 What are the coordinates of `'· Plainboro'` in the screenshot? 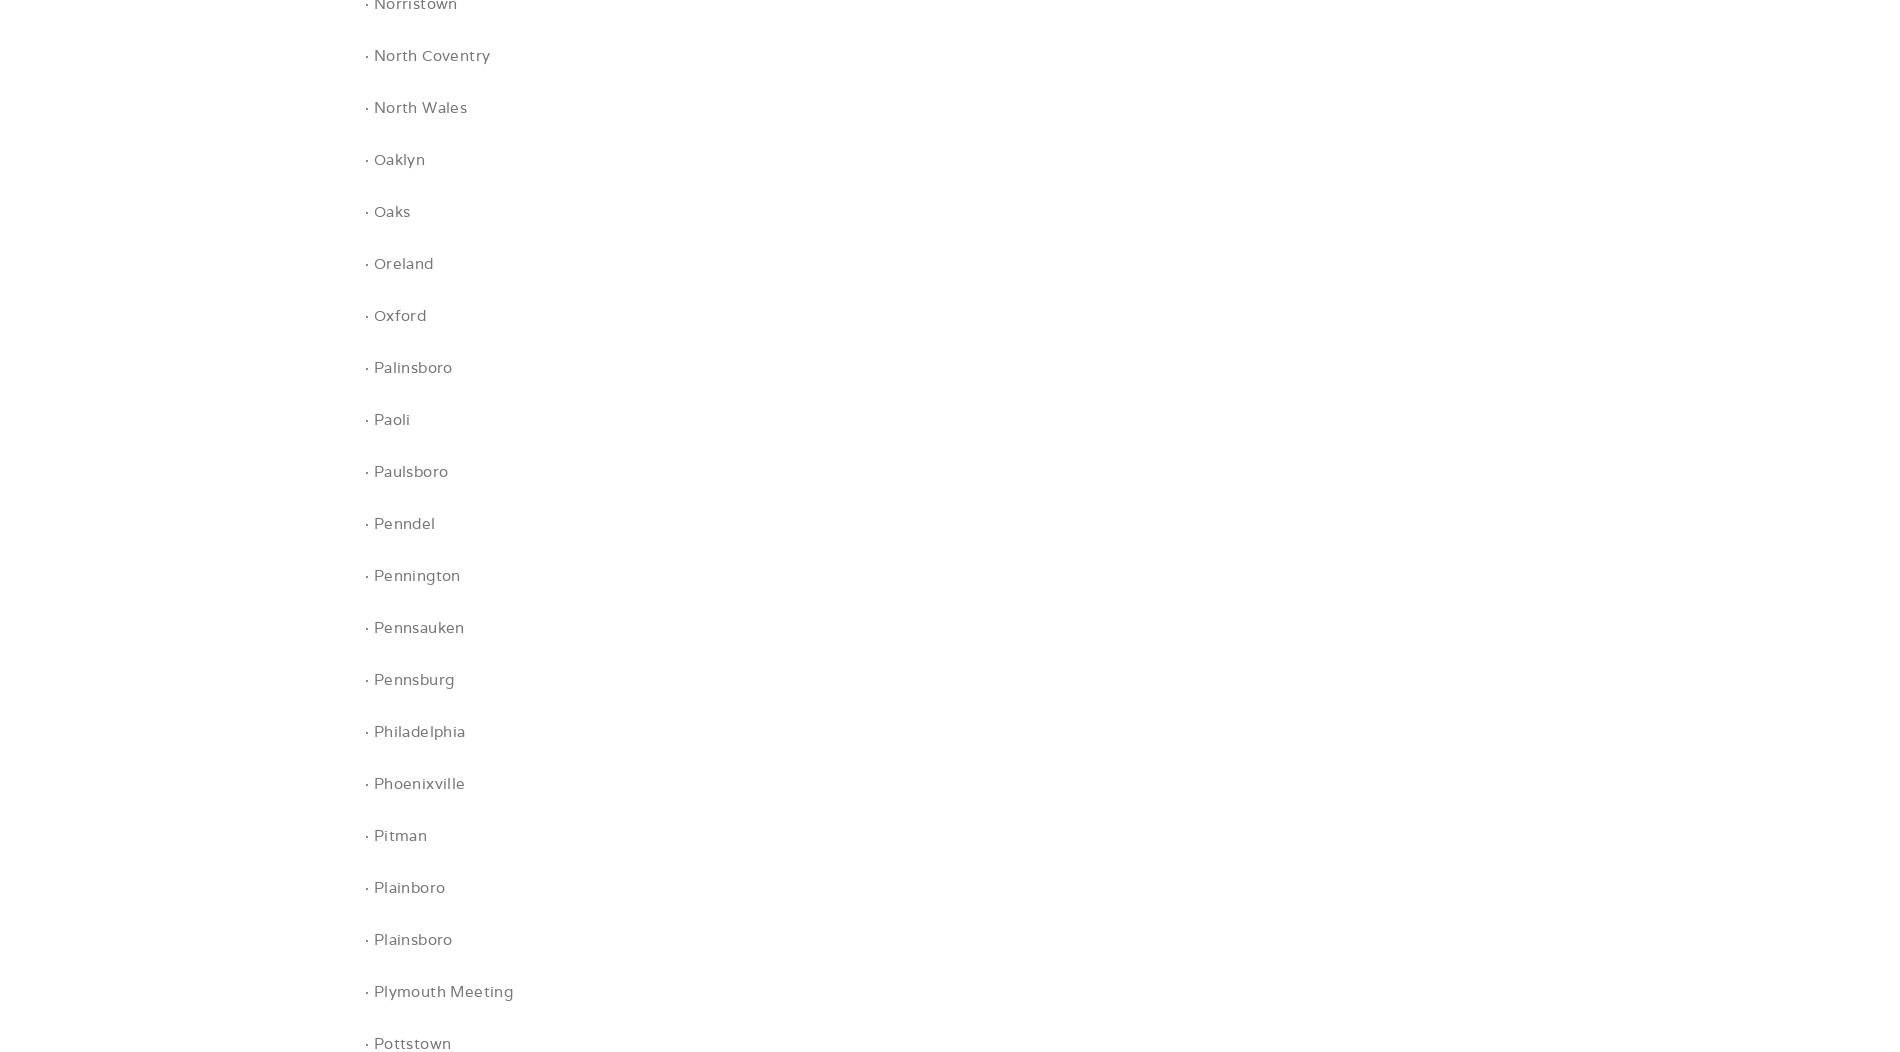 It's located at (404, 887).